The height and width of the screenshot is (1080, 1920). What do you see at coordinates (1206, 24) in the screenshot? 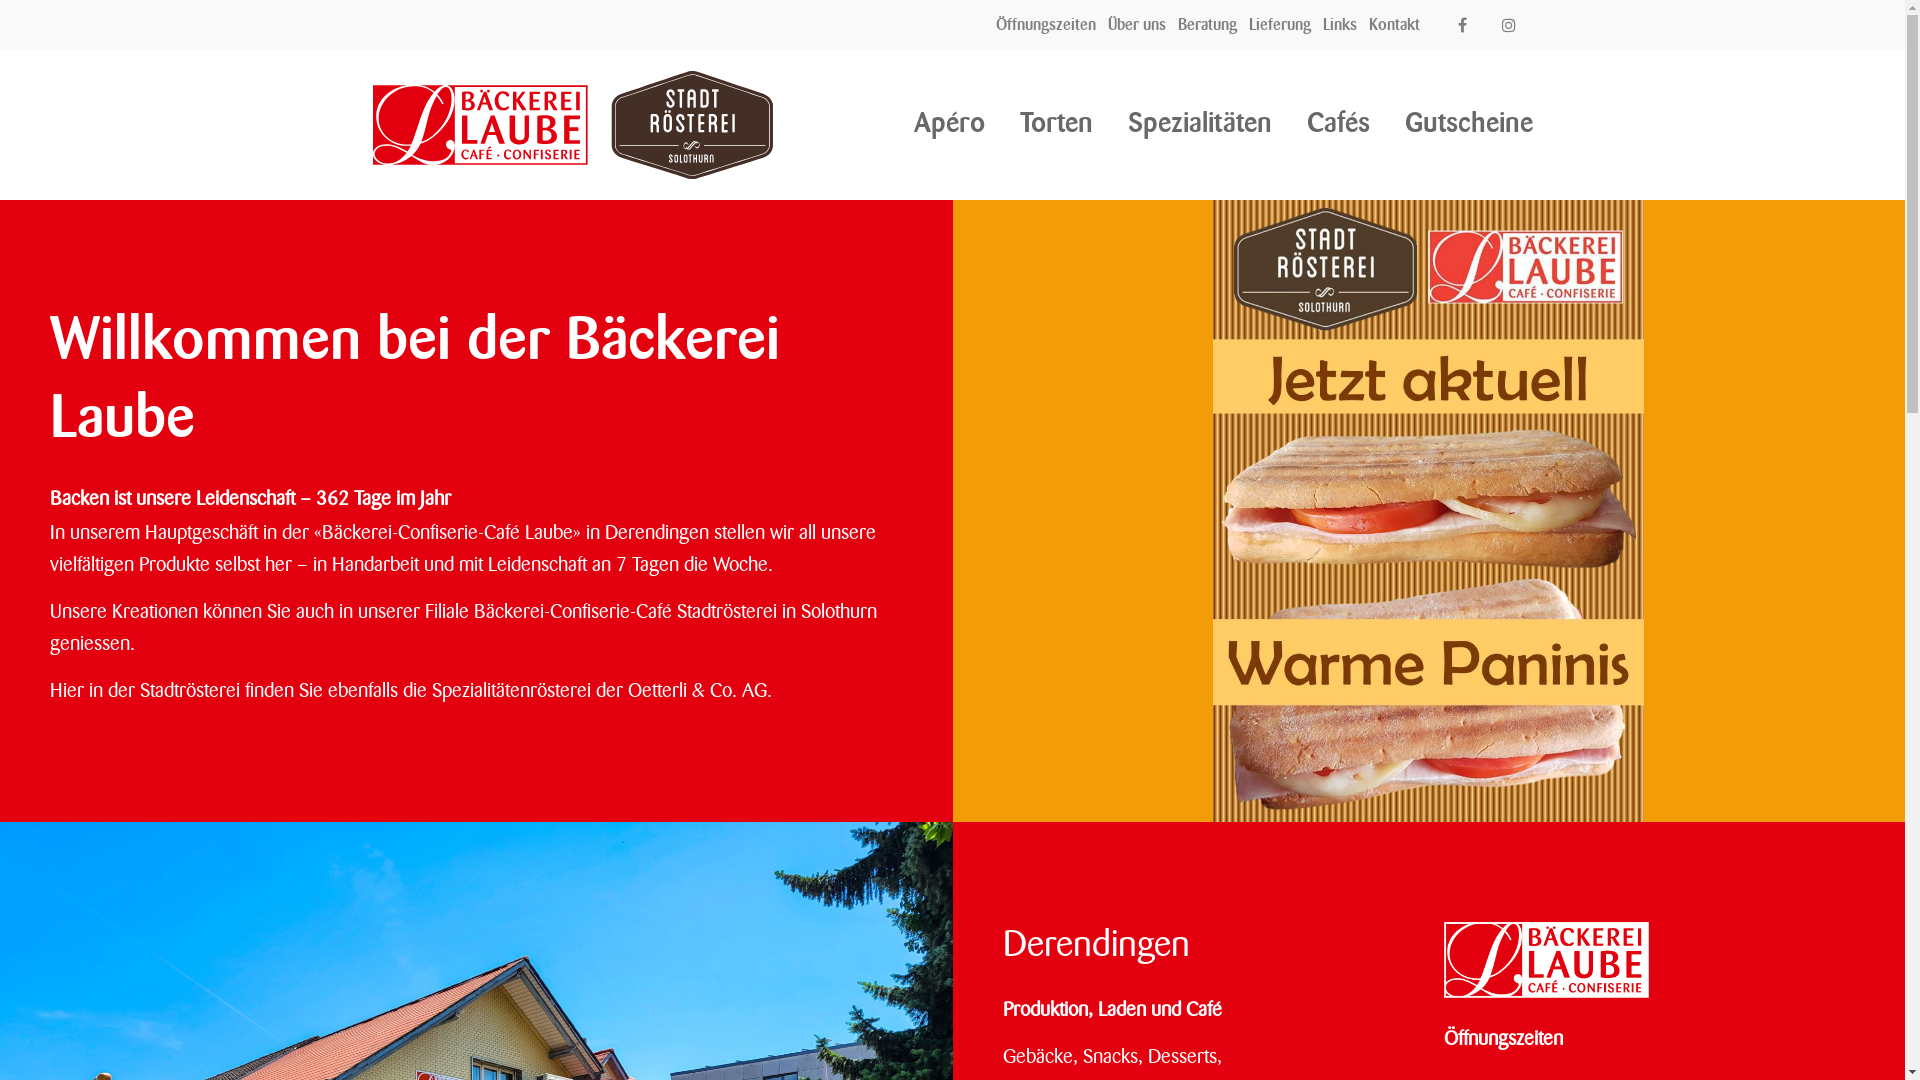
I see `'Beratung'` at bounding box center [1206, 24].